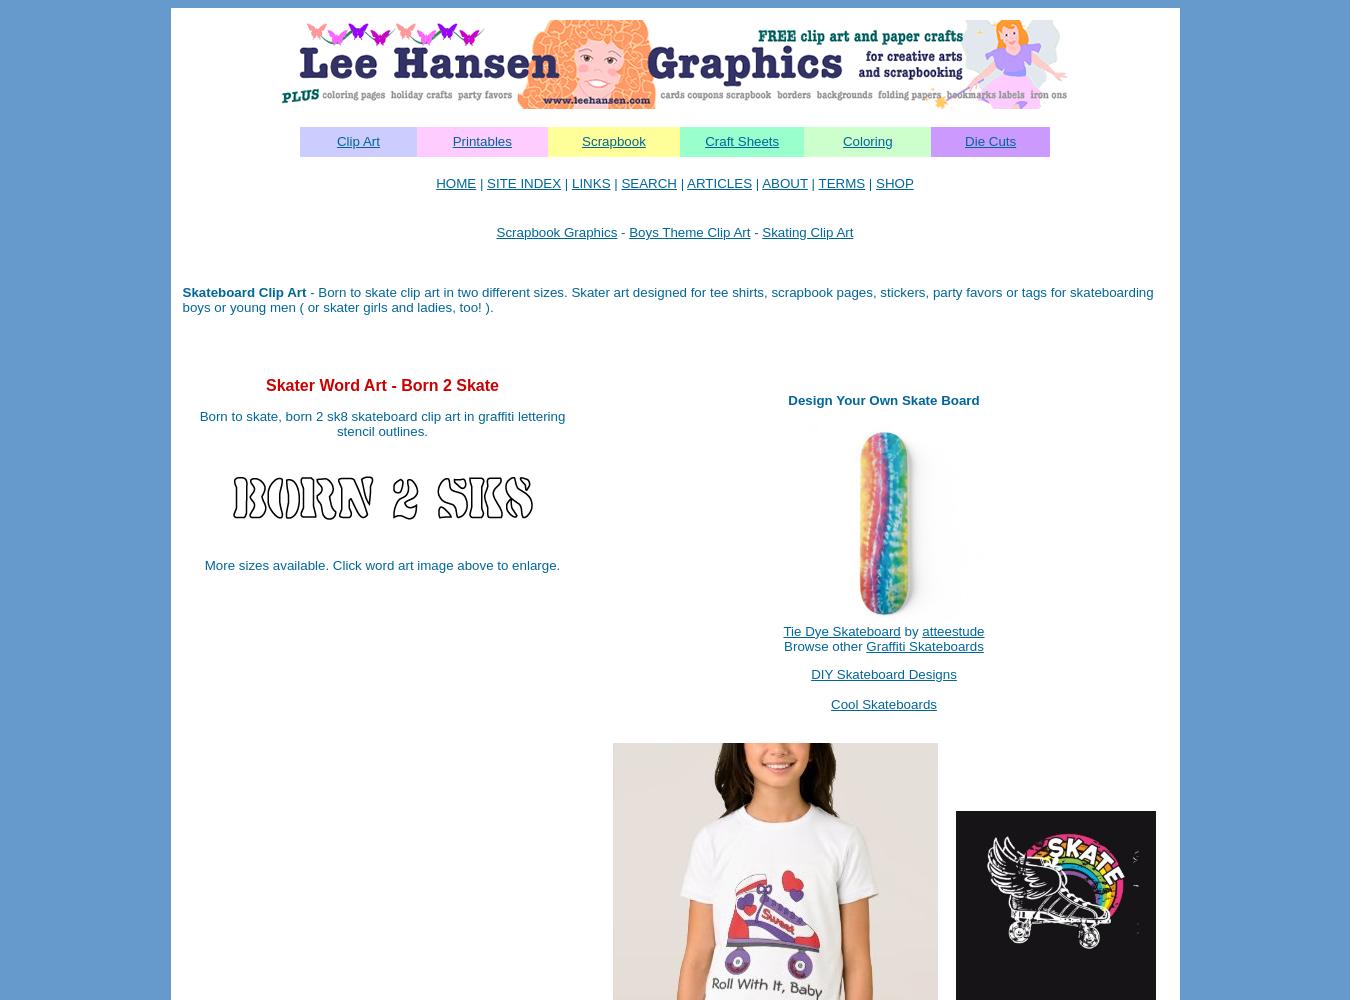 This screenshot has width=1350, height=1000. I want to click on 'by', so click(909, 630).